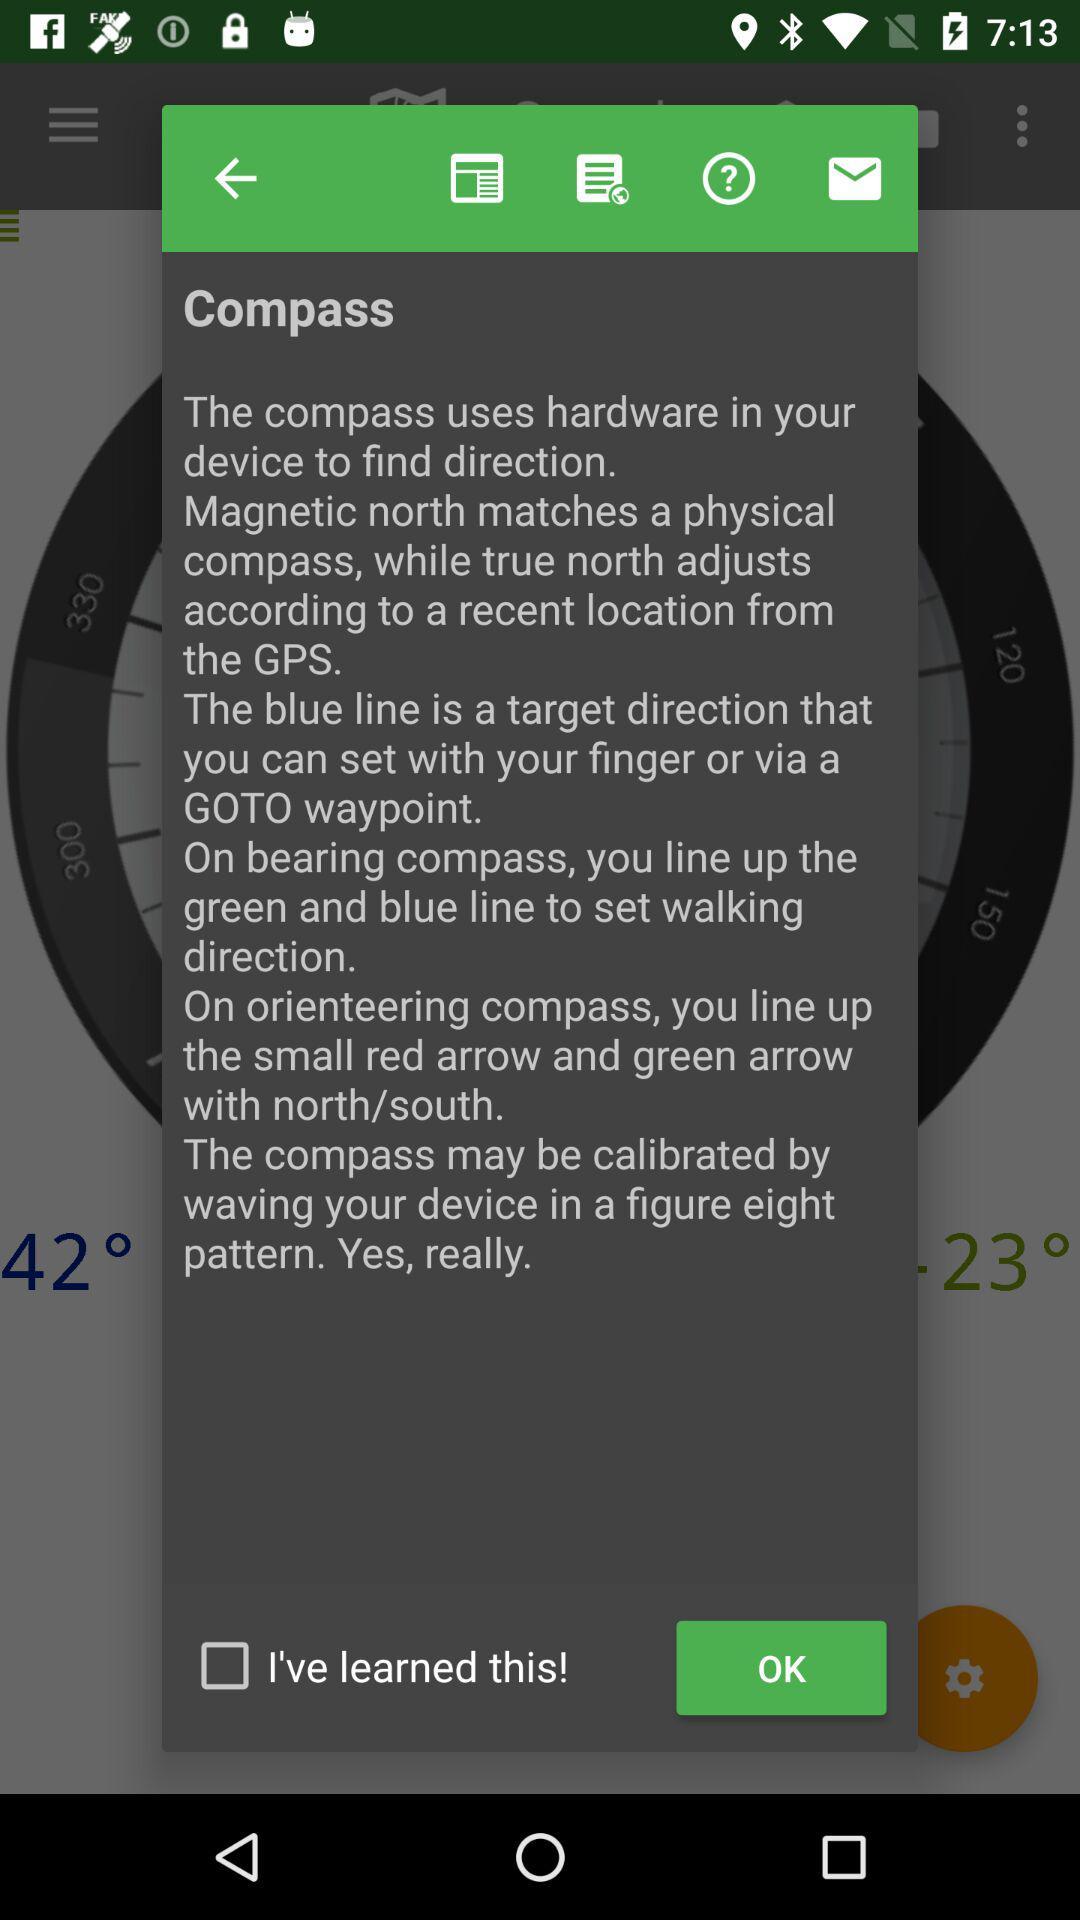 The image size is (1080, 1920). Describe the element at coordinates (601, 178) in the screenshot. I see `the item above compass the compass item` at that location.